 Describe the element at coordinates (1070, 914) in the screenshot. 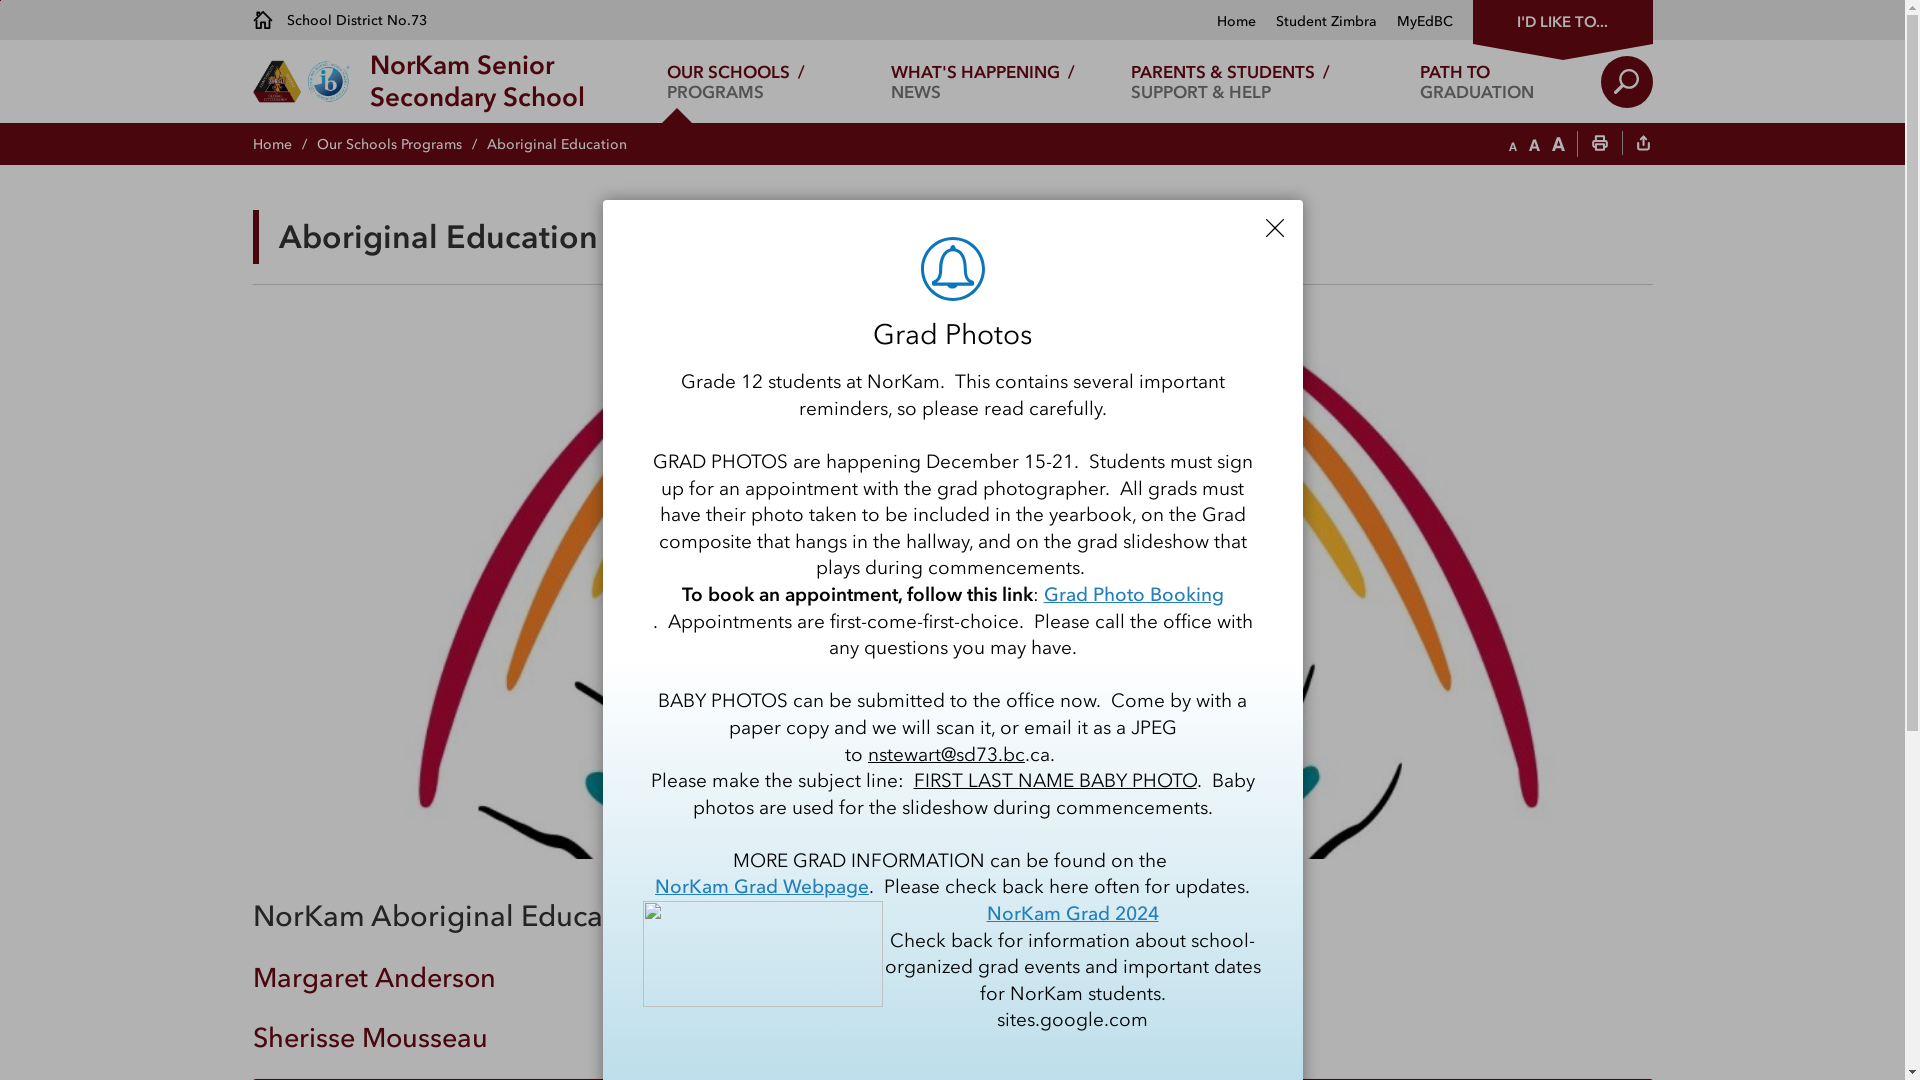

I see `'NorKam Grad 2024'` at that location.